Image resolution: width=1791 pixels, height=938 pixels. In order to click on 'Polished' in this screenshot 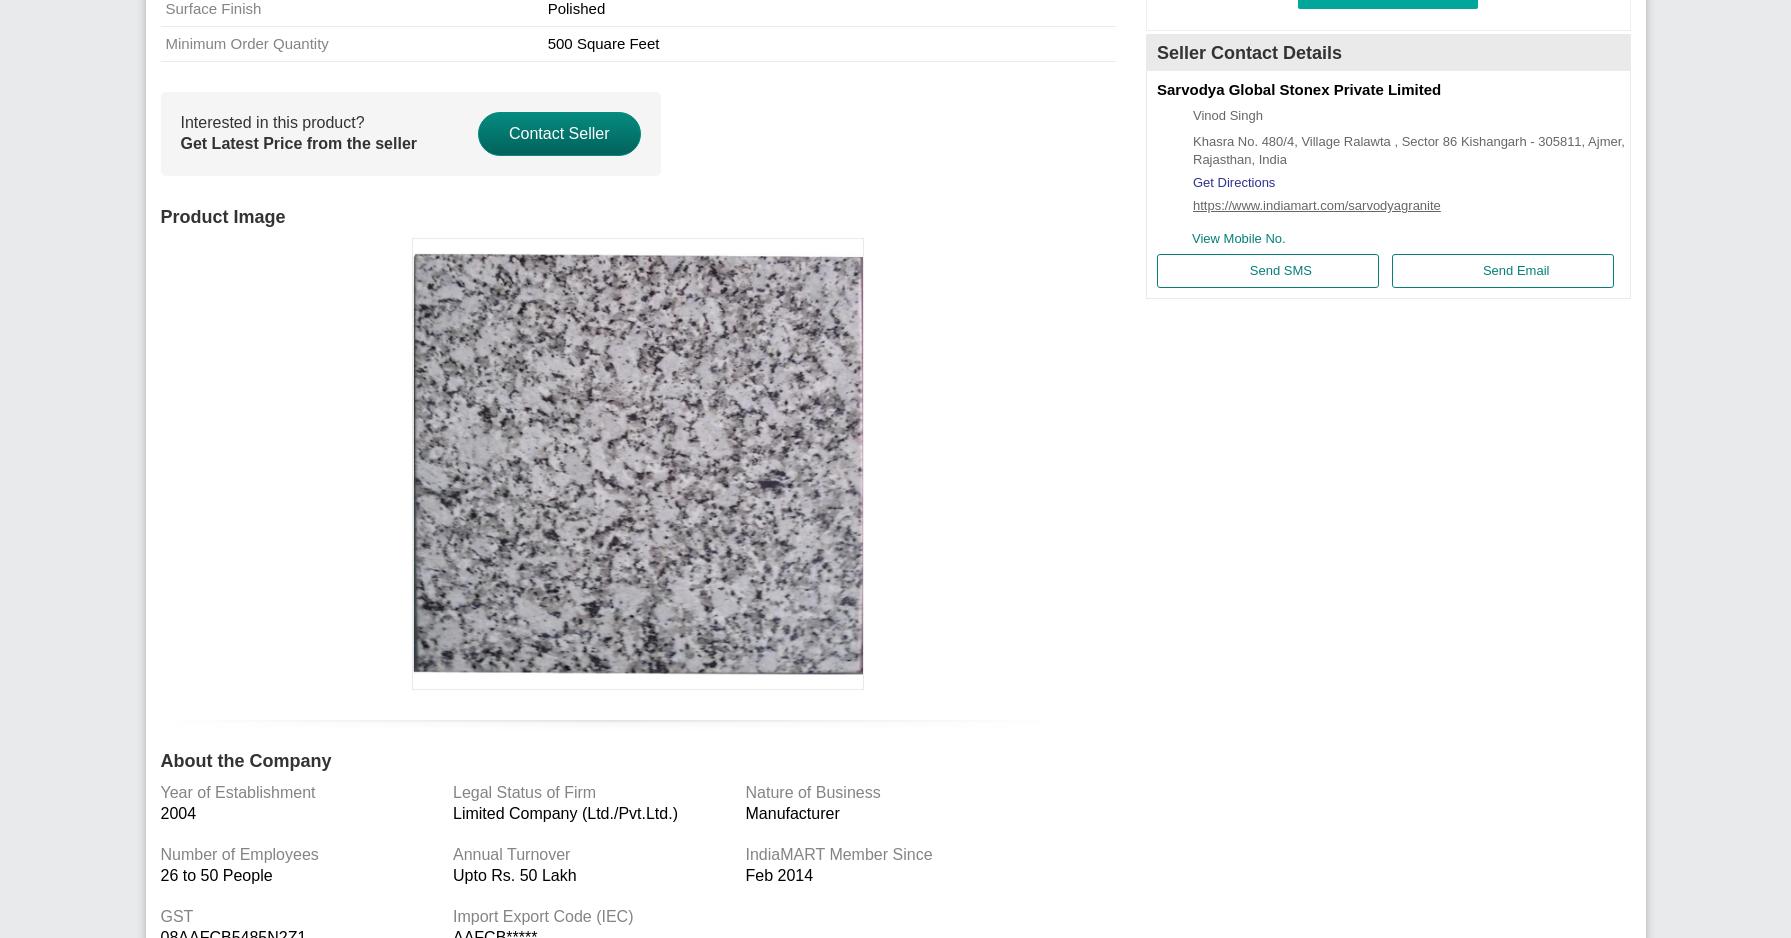, I will do `click(546, 8)`.